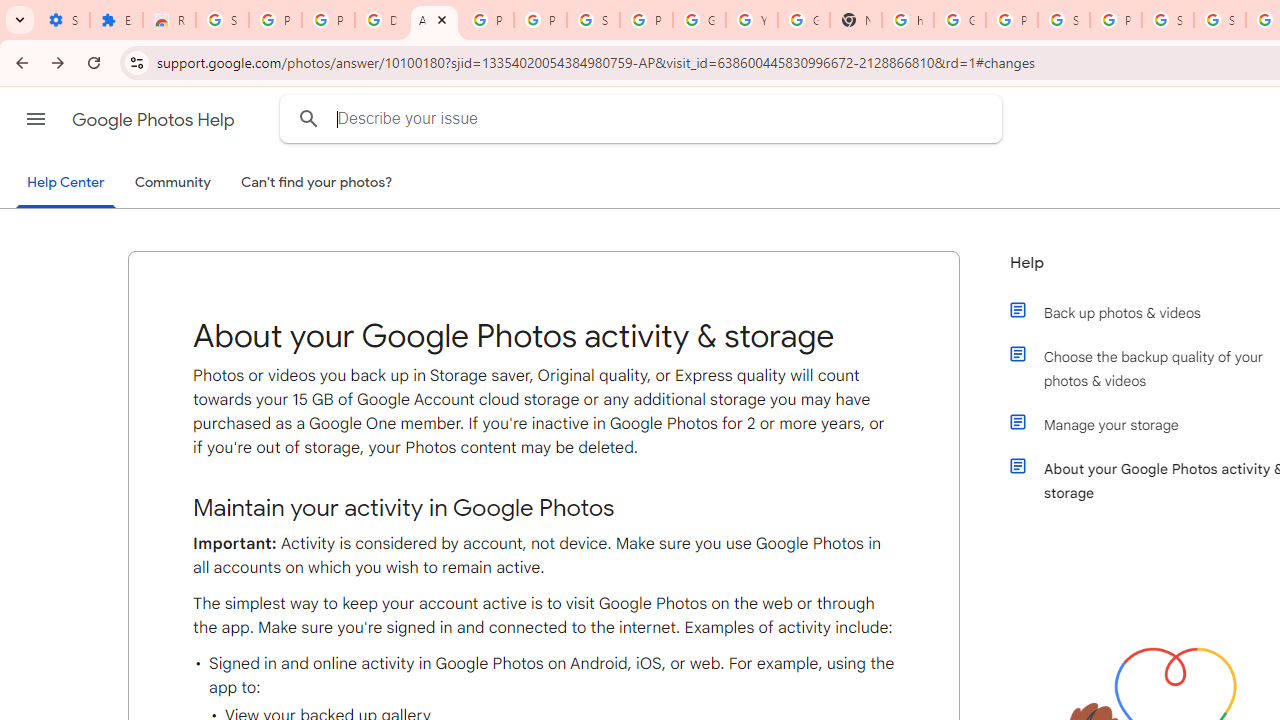 This screenshot has height=720, width=1280. I want to click on 'Help Center', so click(65, 183).